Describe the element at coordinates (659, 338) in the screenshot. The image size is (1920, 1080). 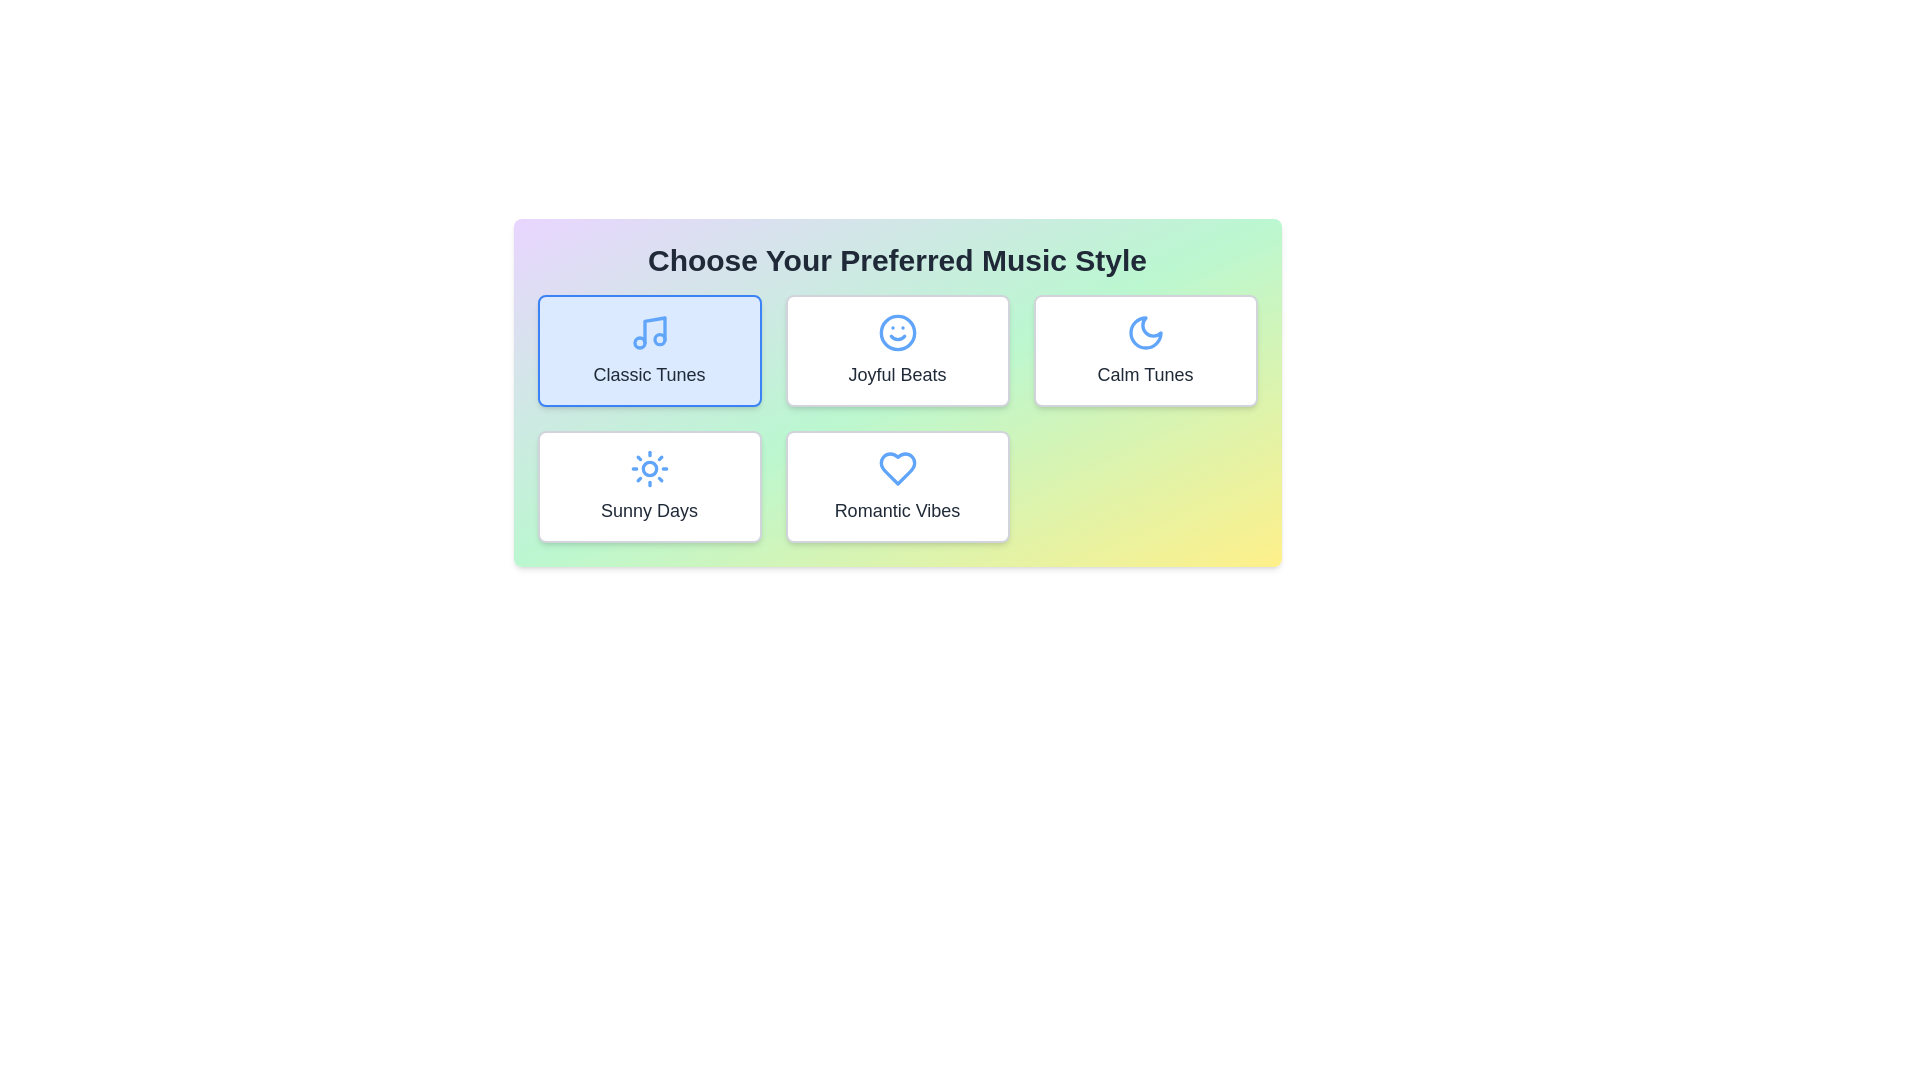
I see `the decorative graphical element (circle) that represents the second dot of the music note icon within the 'Classic Tunes' card located in the top row of the grid` at that location.